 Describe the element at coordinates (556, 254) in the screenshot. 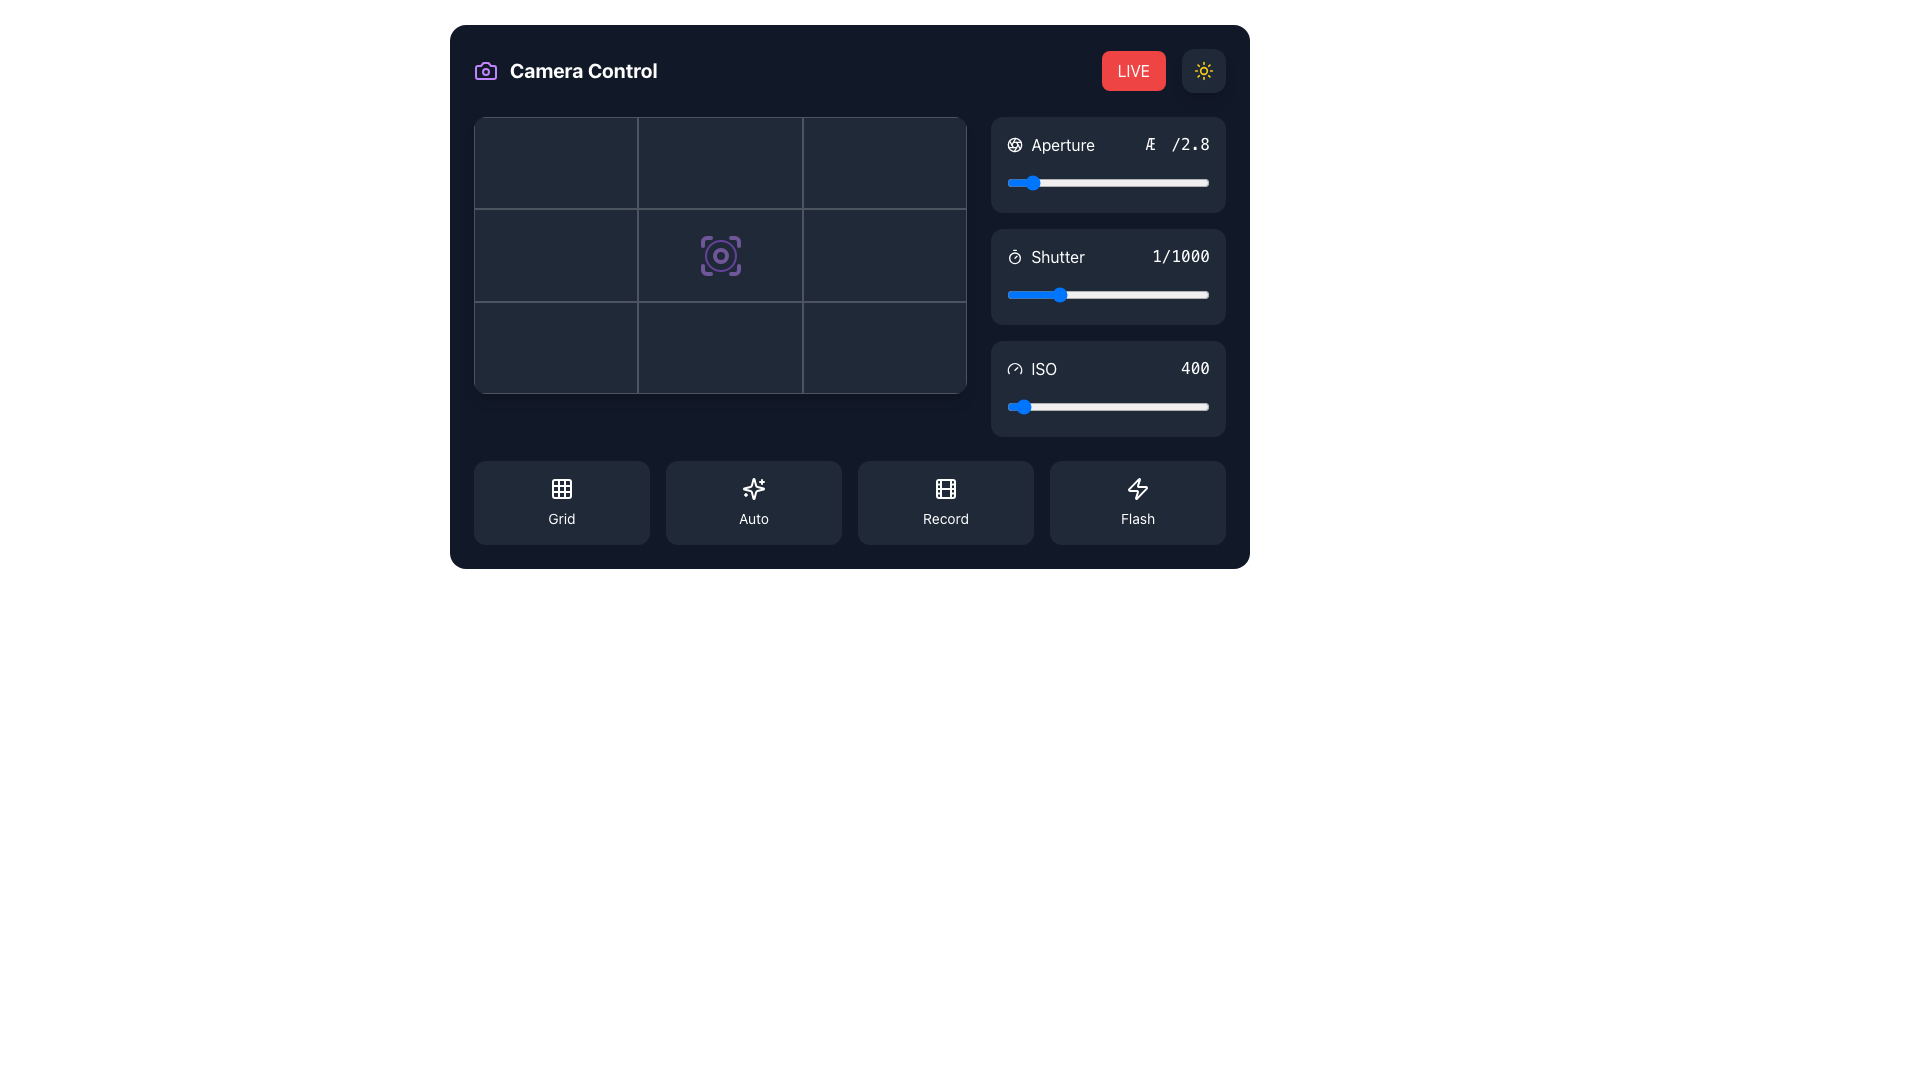

I see `the static panel located in the second row and first column of a 3x3 grid to observe possible visual effects` at that location.